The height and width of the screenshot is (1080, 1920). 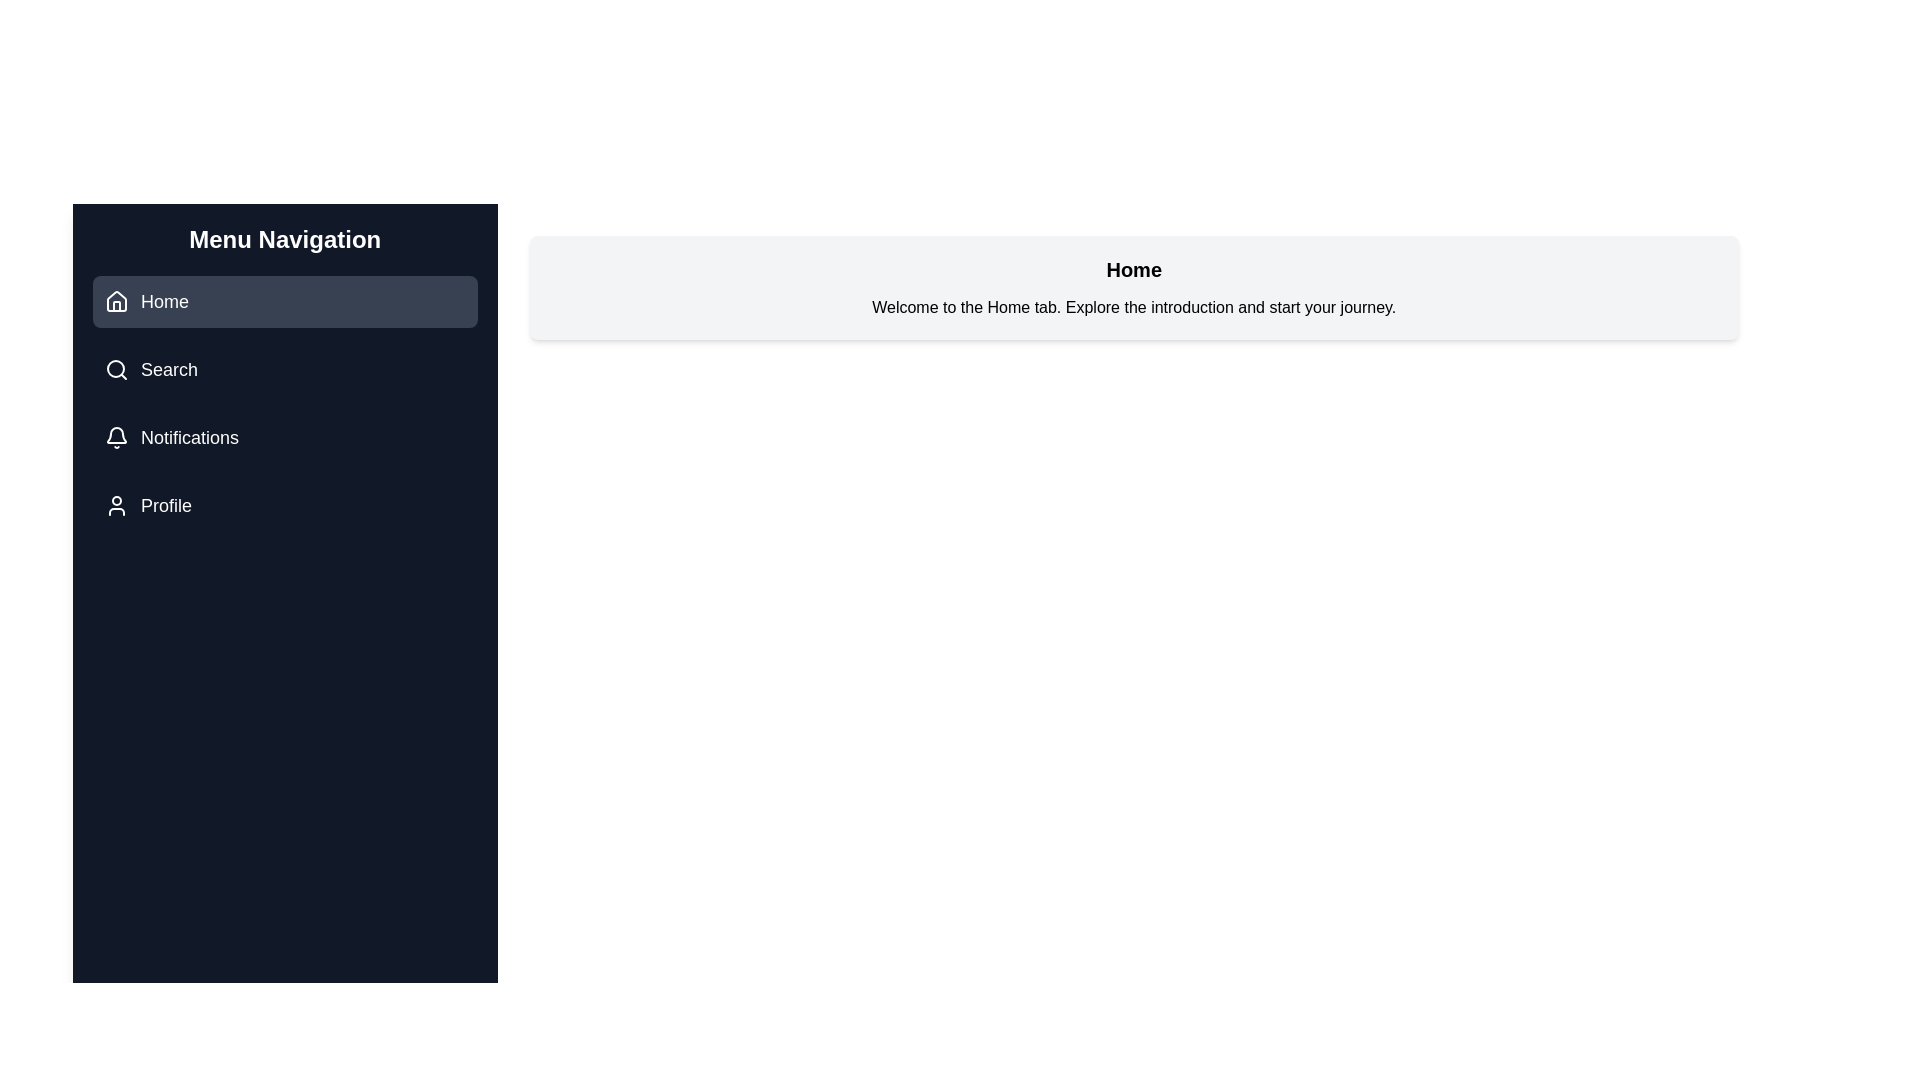 I want to click on the 'Home' tab in the navigation menu, so click(x=283, y=301).